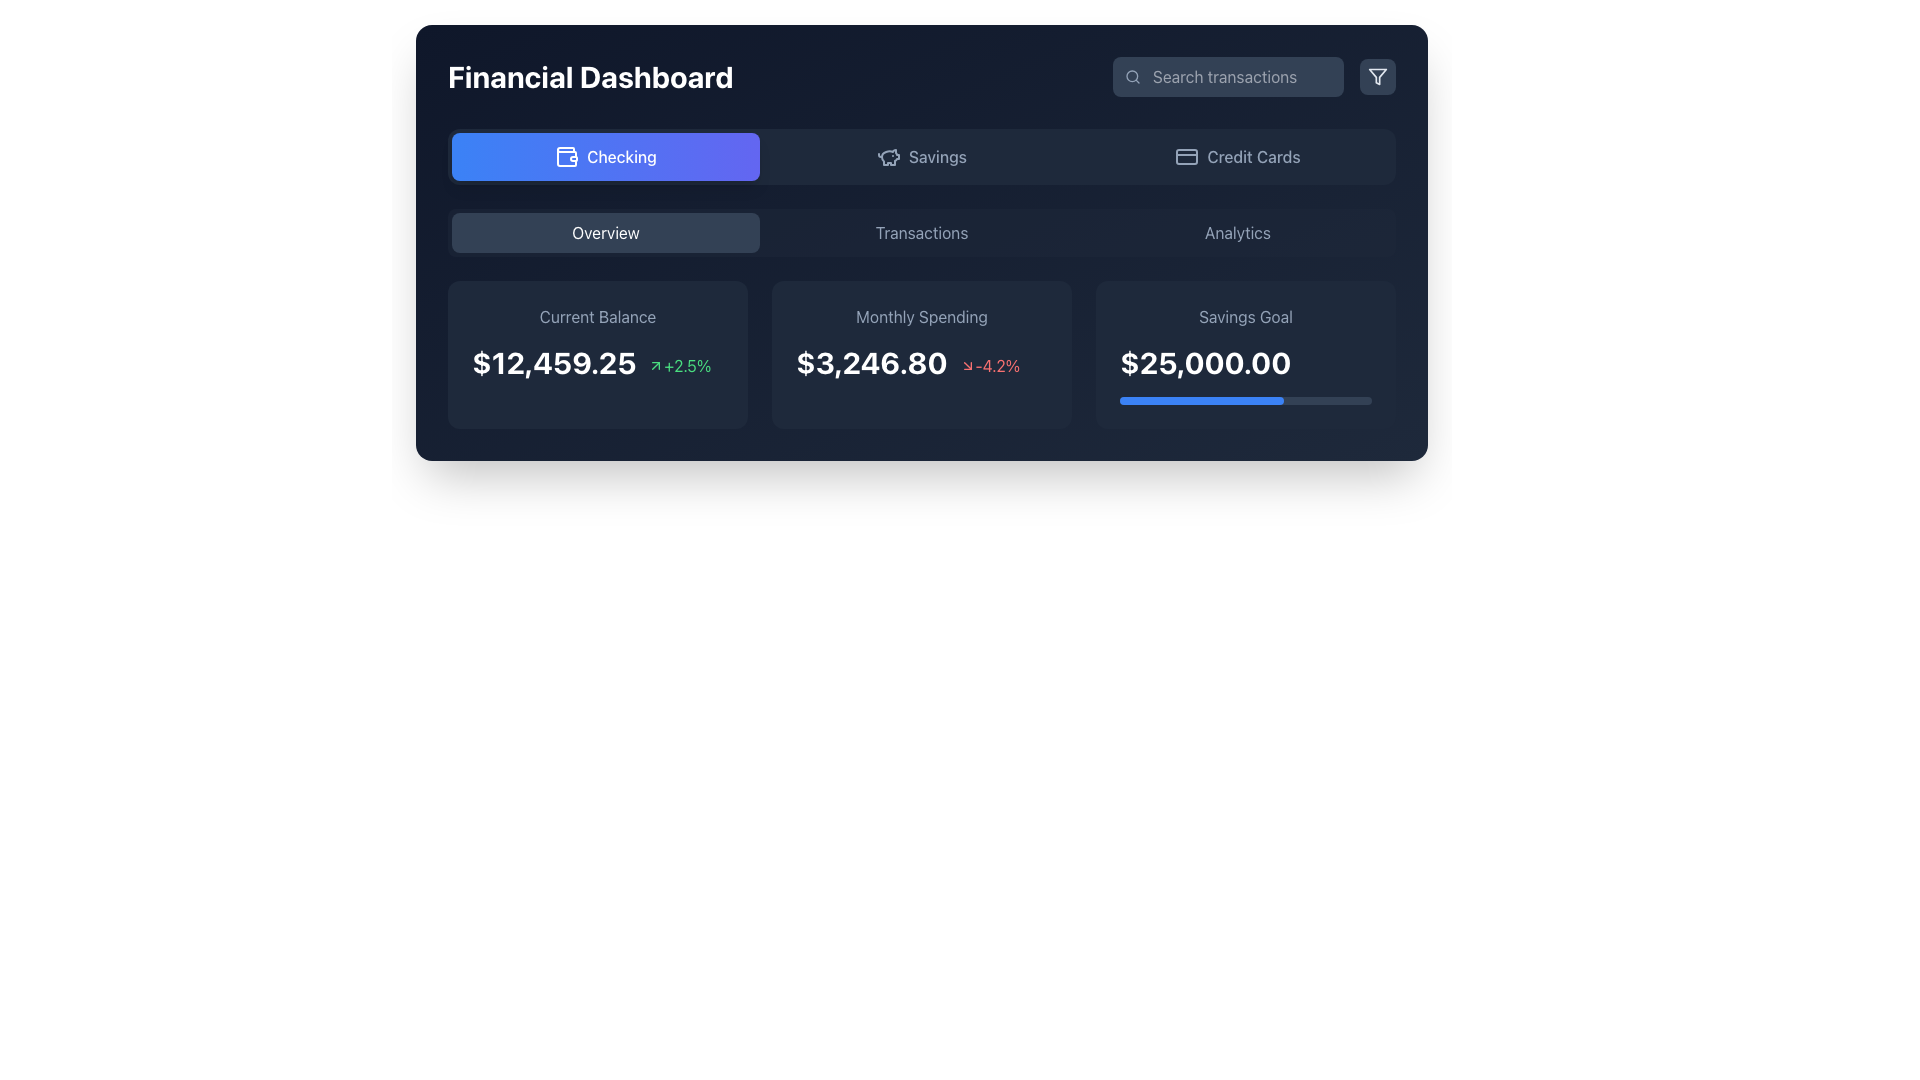 The height and width of the screenshot is (1080, 1920). I want to click on the 'Monthly Spending' block, so click(920, 353).